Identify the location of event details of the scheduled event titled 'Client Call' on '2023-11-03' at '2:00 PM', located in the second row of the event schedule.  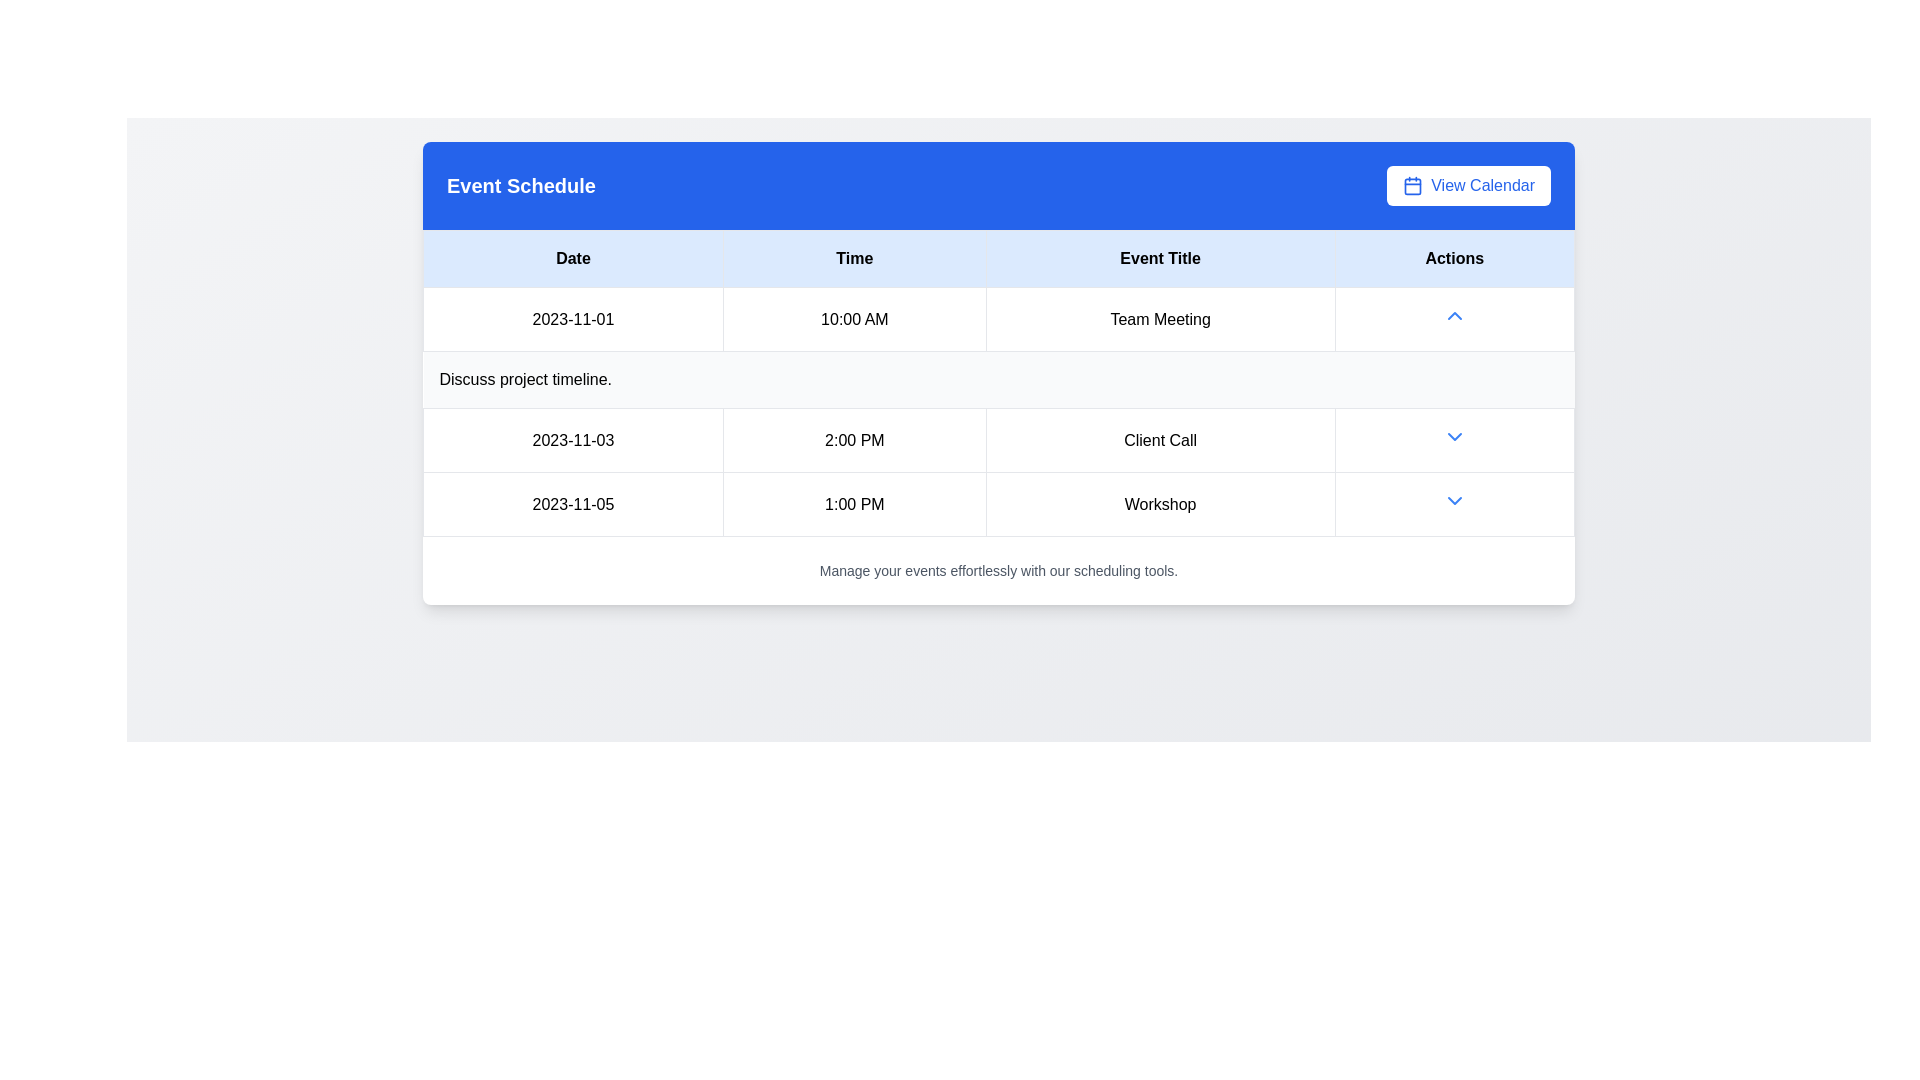
(998, 438).